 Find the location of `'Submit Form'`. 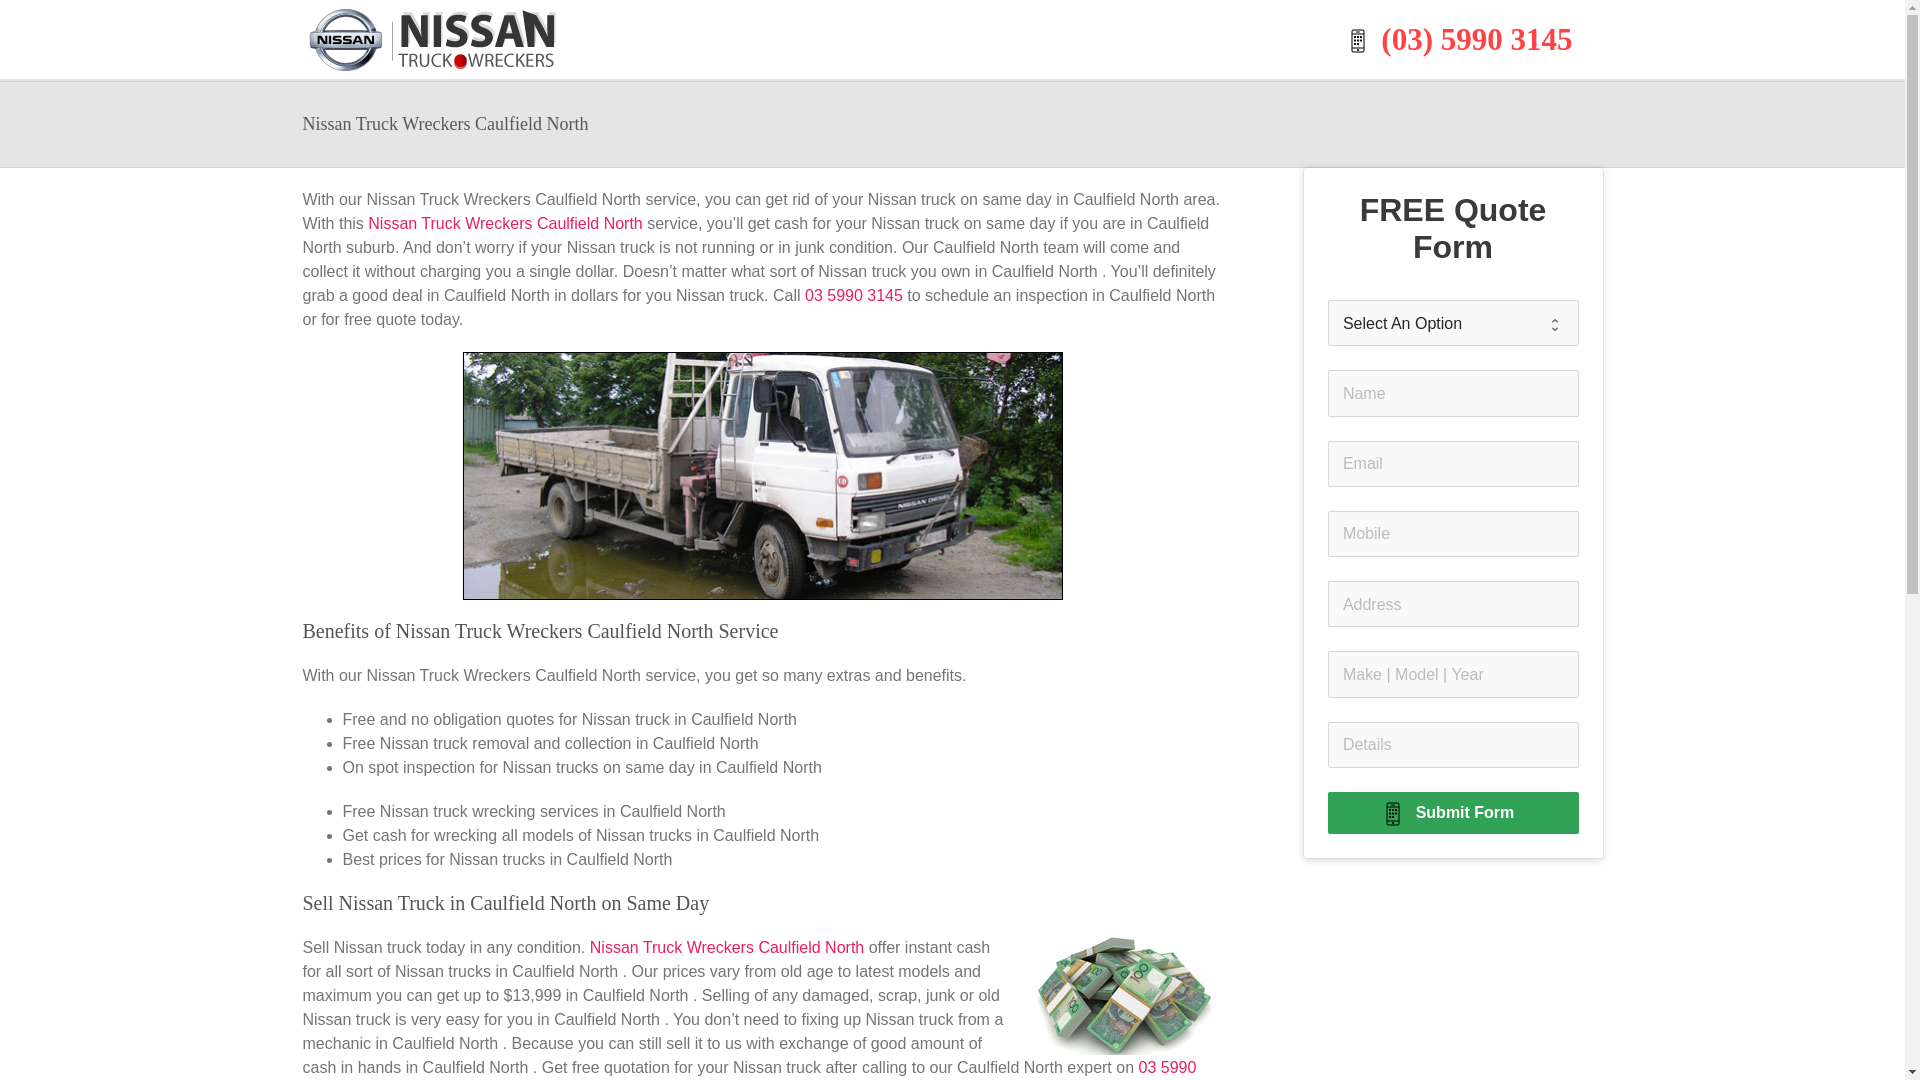

'Submit Form' is located at coordinates (1453, 813).